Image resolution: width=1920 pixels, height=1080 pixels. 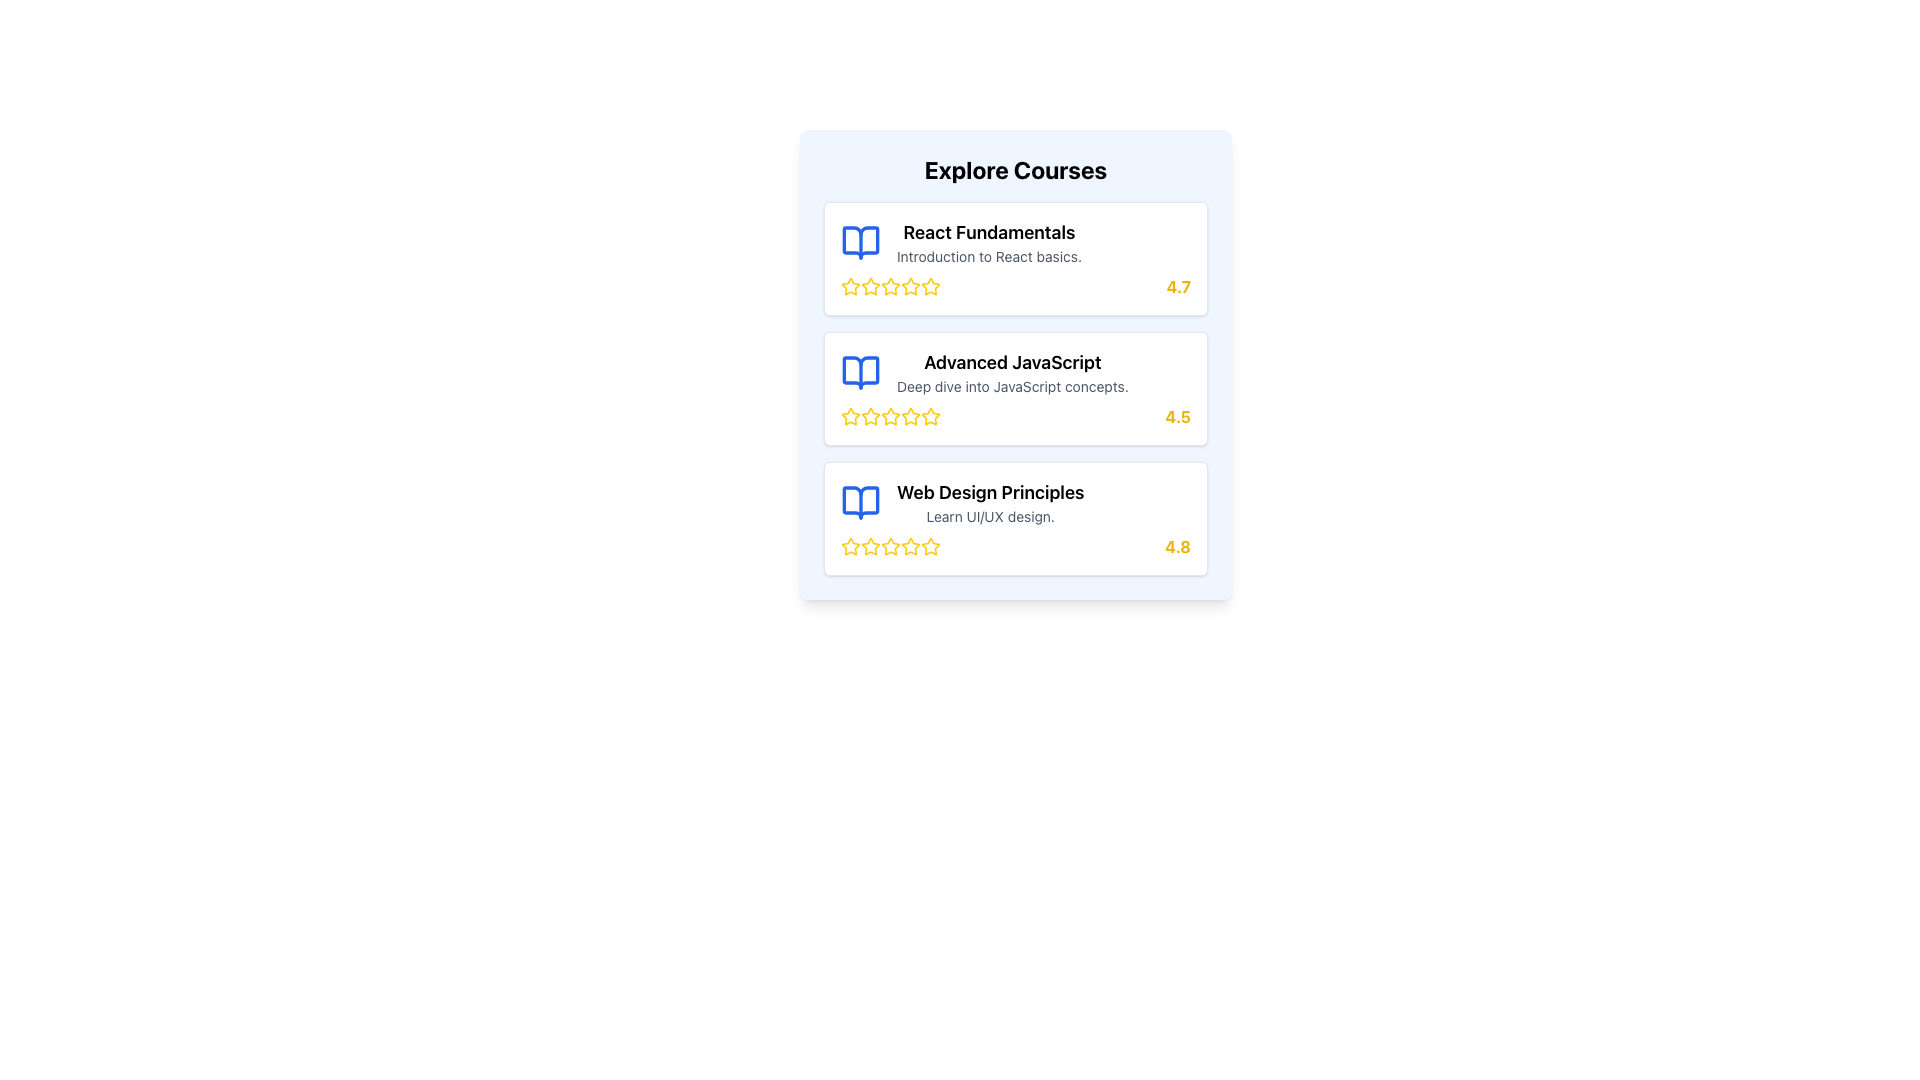 What do you see at coordinates (910, 286) in the screenshot?
I see `the fifth star icon representing a rating point in the course rating system for the 'React Fundamentals' course` at bounding box center [910, 286].